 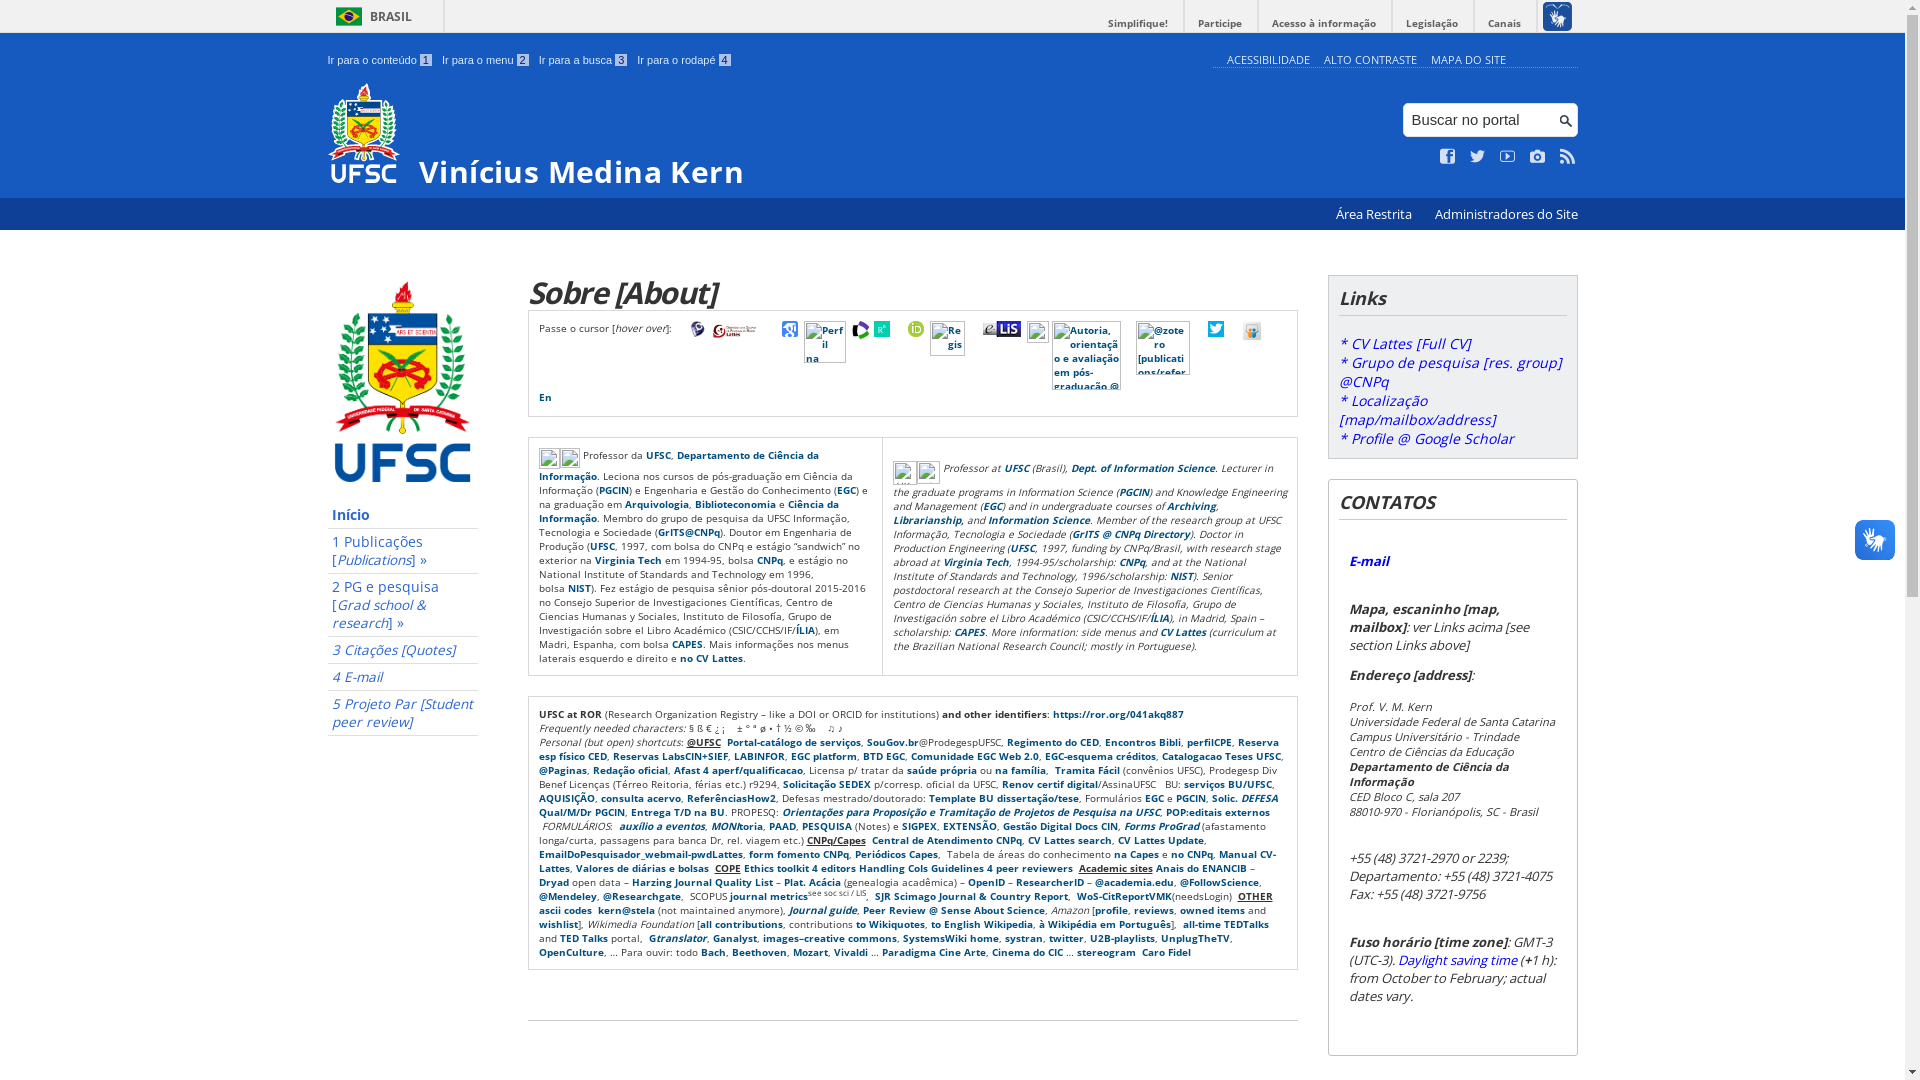 What do you see at coordinates (1069, 466) in the screenshot?
I see `'Dept. of Information Science'` at bounding box center [1069, 466].